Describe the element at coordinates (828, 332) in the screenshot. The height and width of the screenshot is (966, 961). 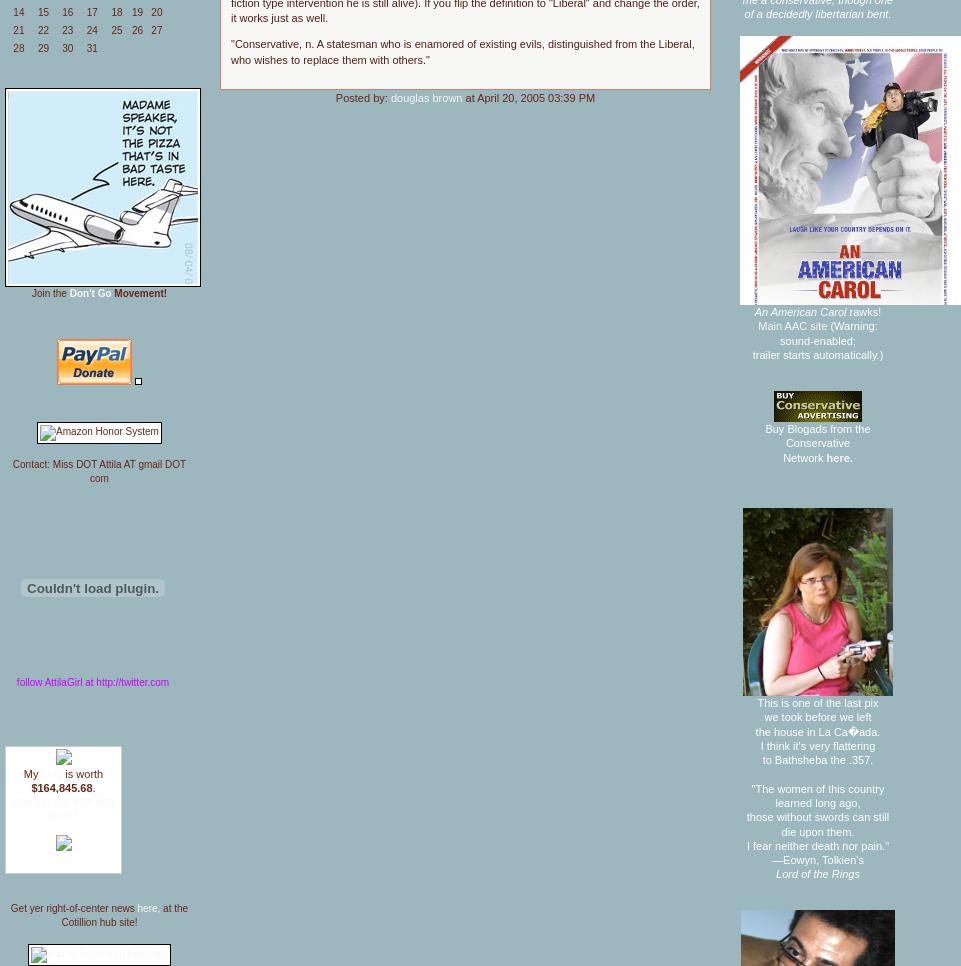
I see `'(Warning: sound-enabled;'` at that location.